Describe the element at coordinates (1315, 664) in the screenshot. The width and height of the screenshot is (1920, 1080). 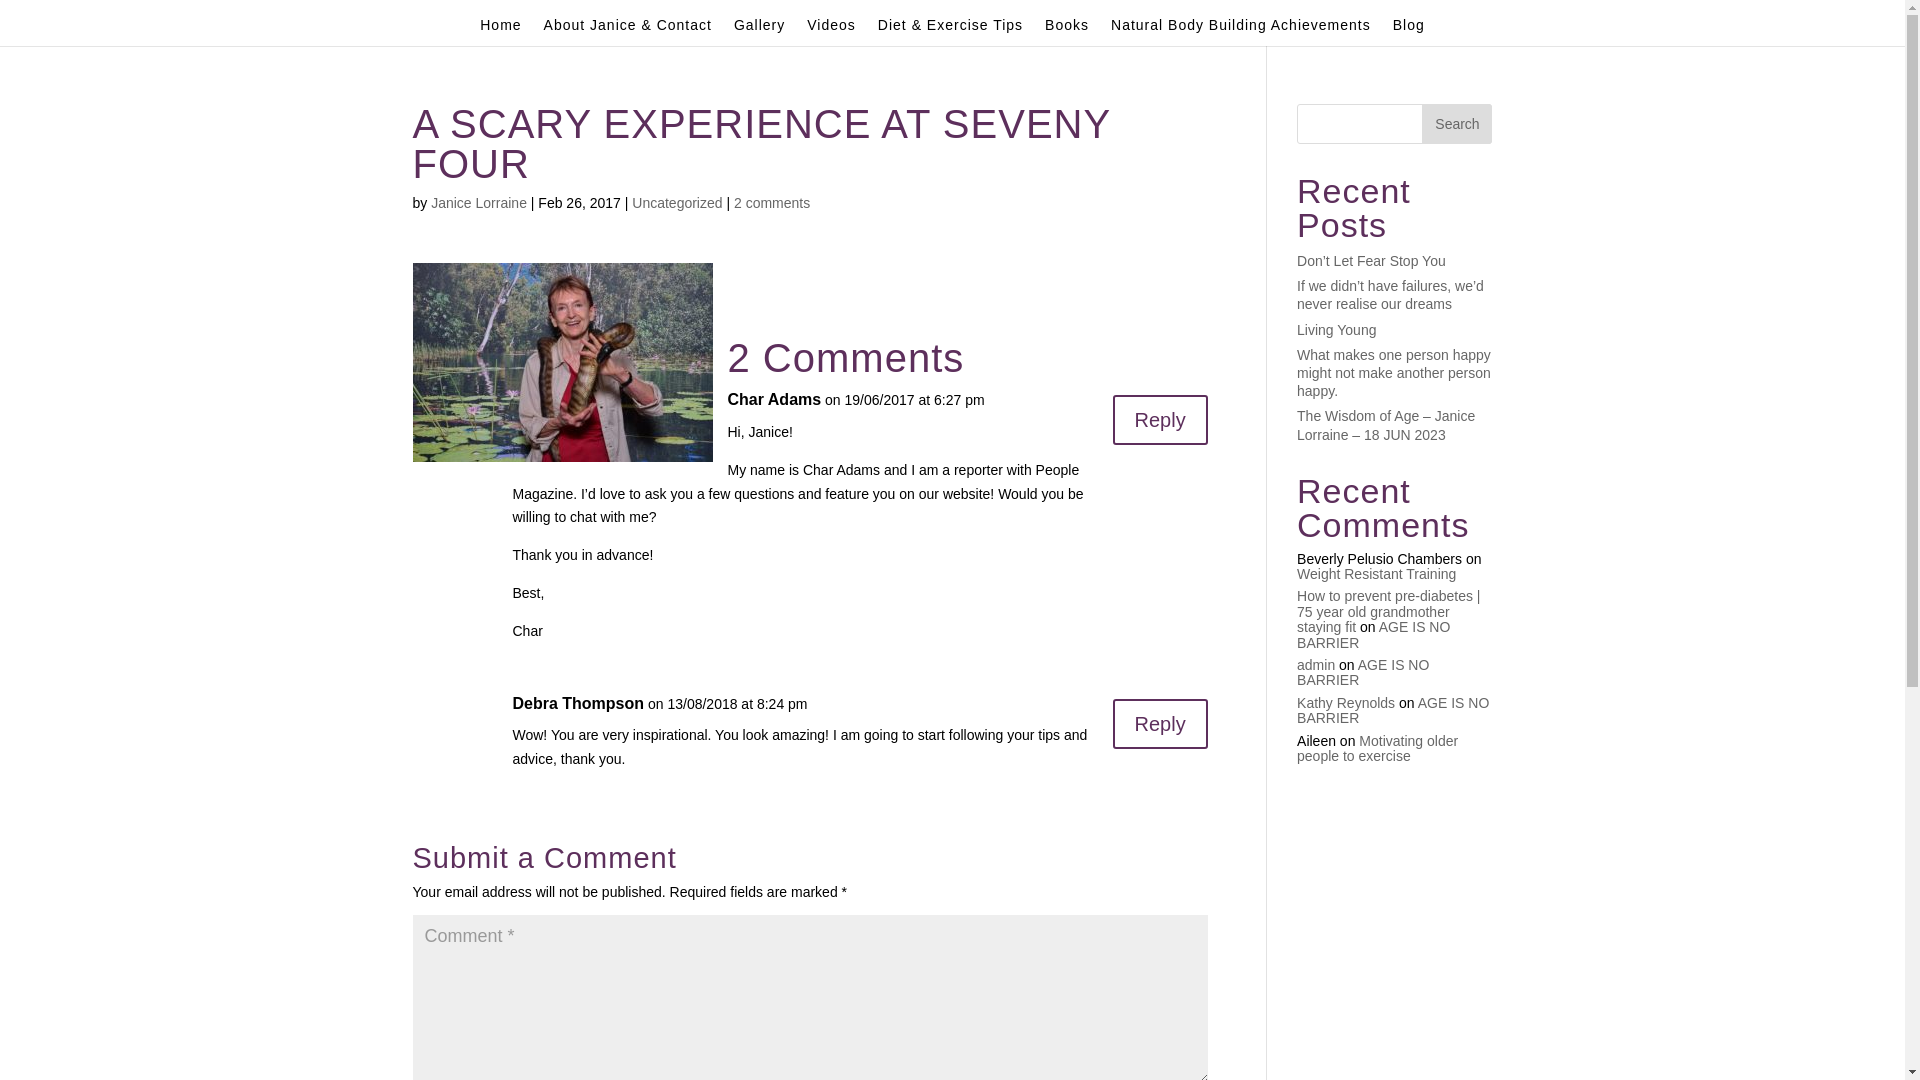
I see `'admin'` at that location.